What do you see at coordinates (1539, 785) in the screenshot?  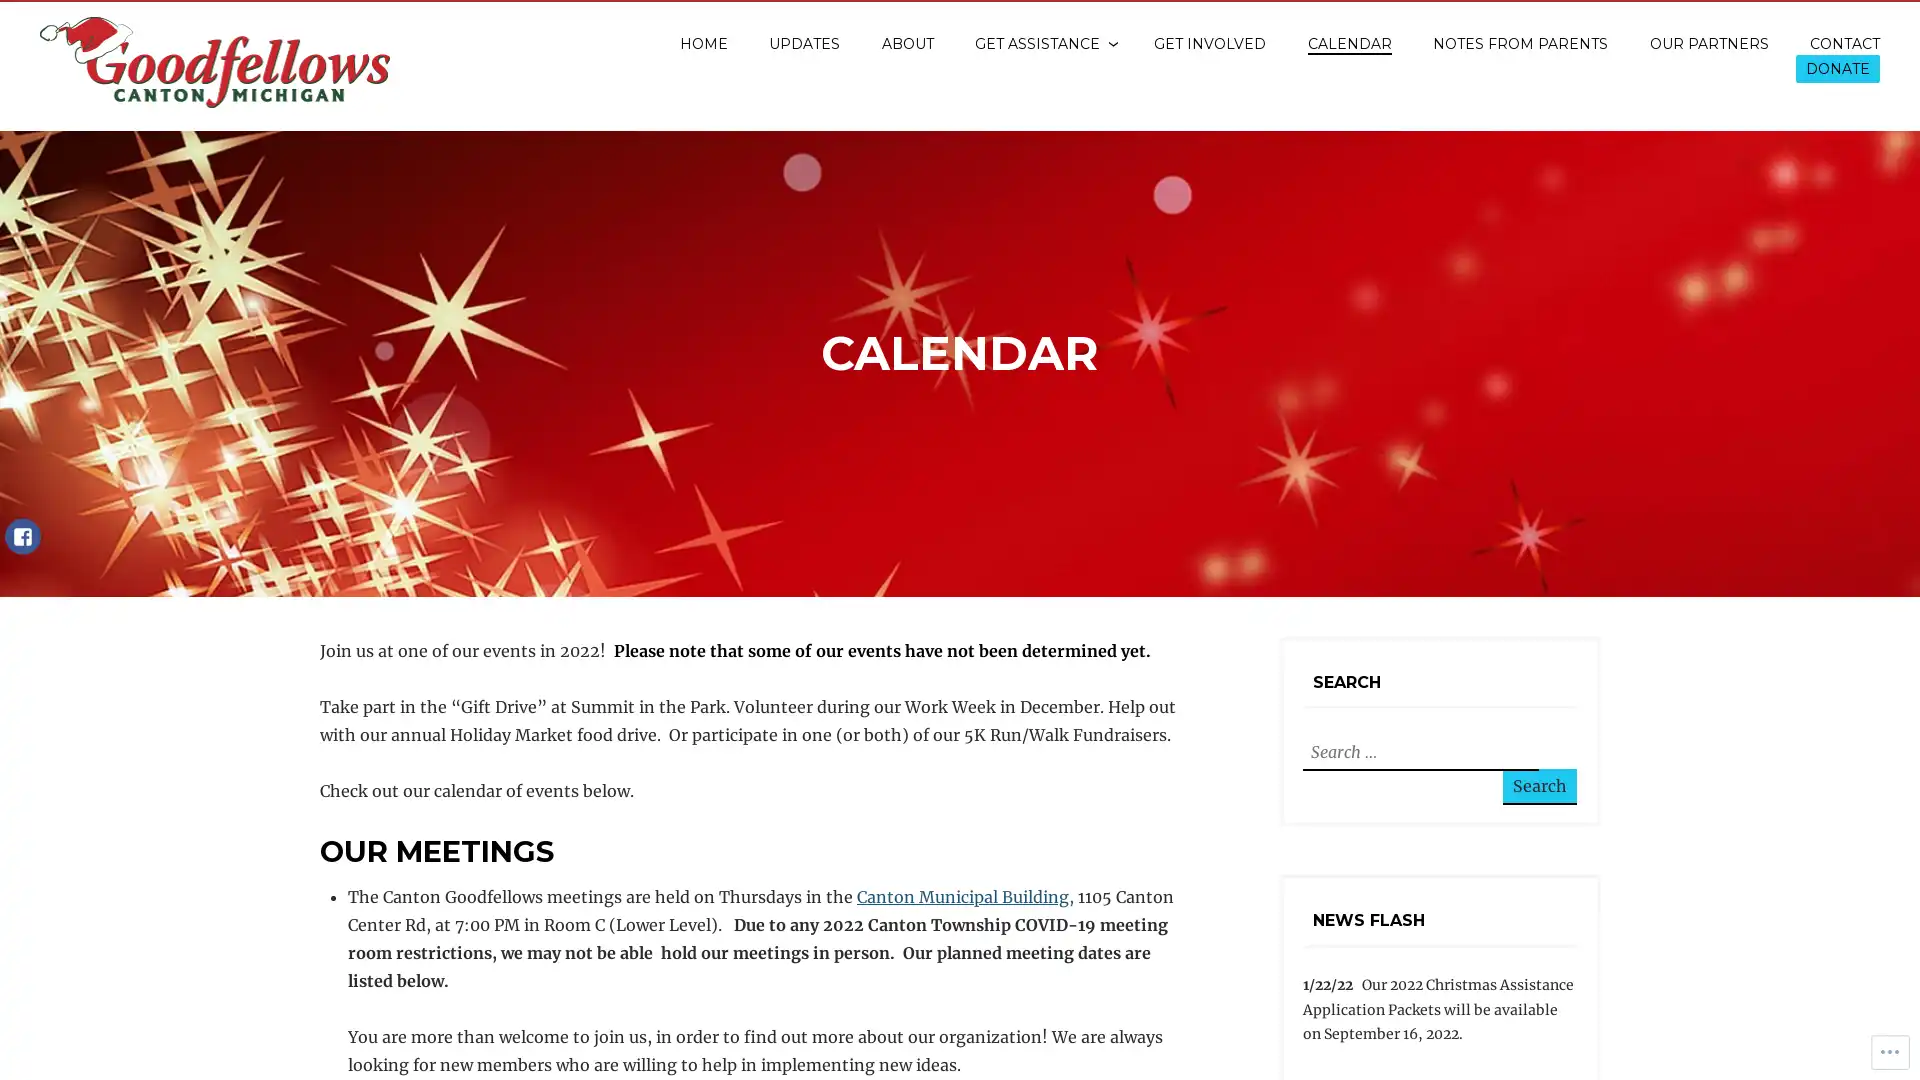 I see `Search` at bounding box center [1539, 785].